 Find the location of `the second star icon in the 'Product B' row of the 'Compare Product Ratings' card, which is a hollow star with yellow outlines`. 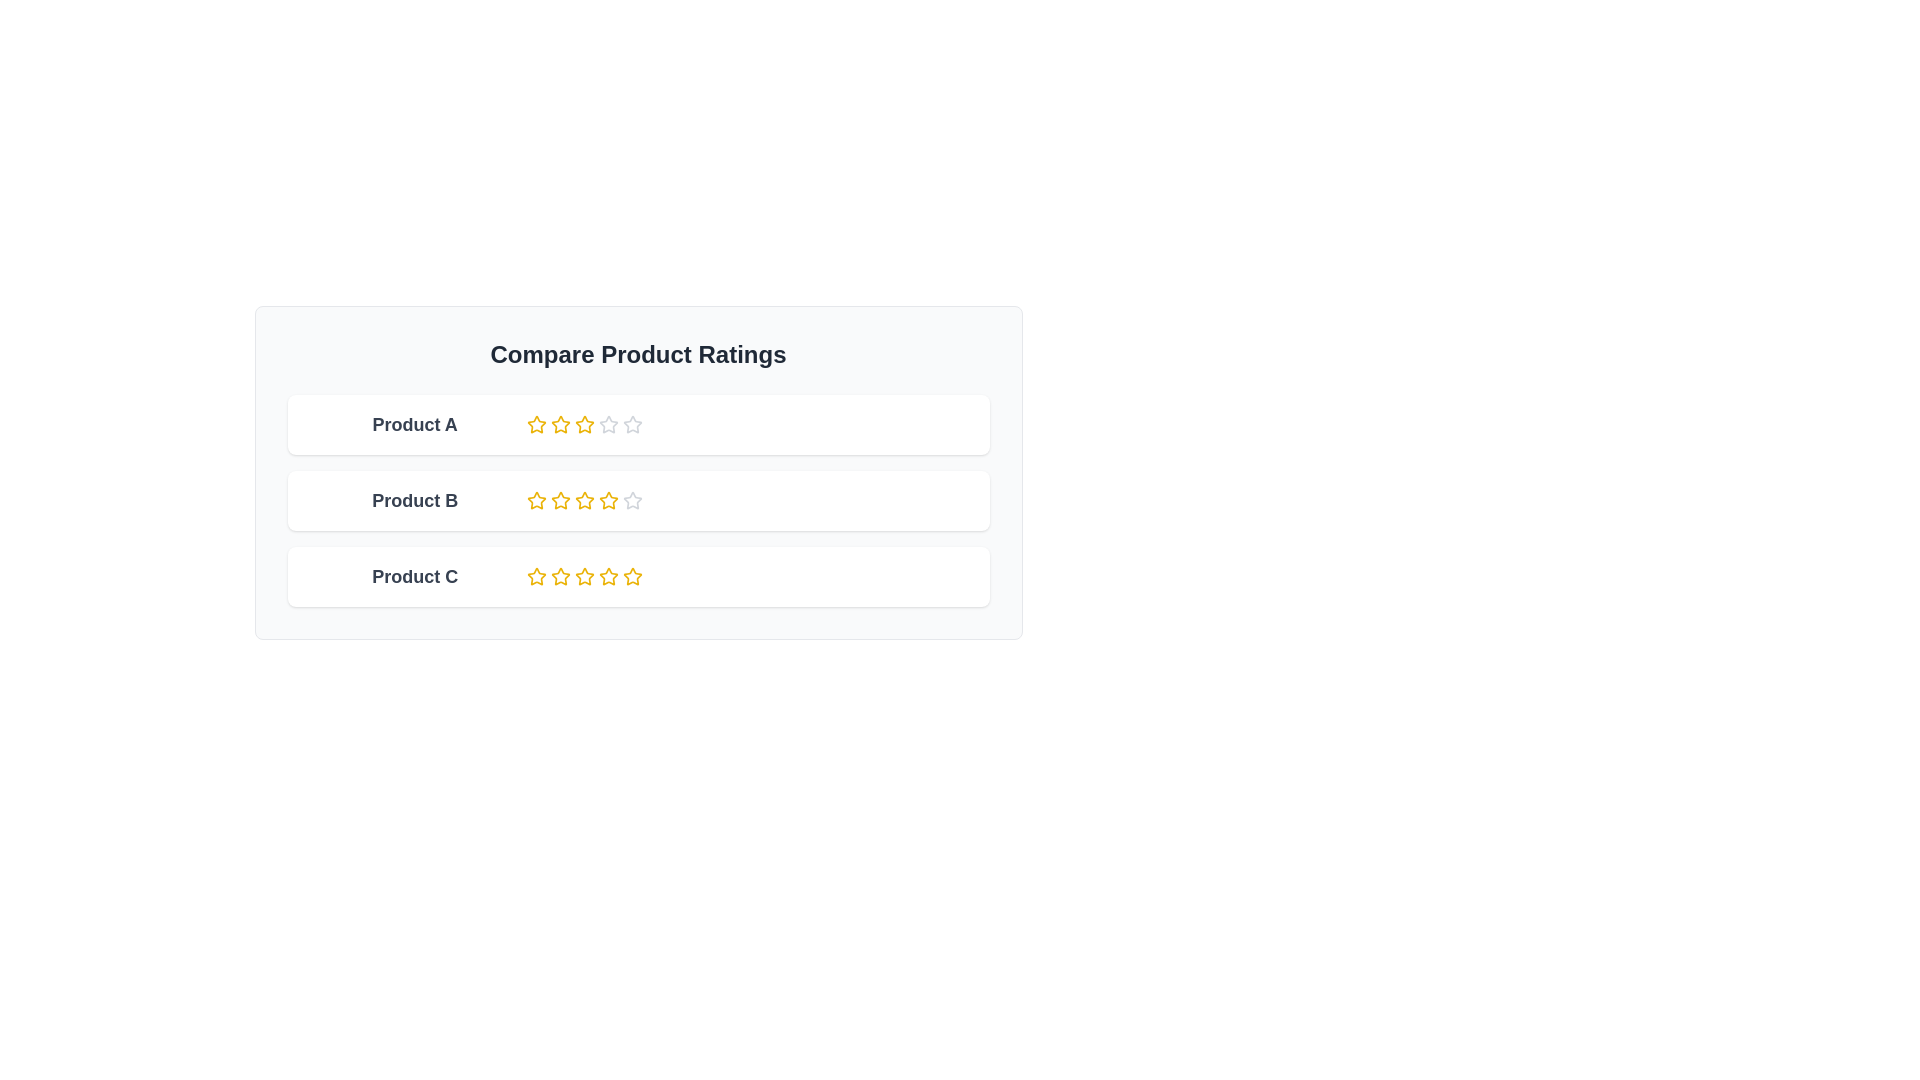

the second star icon in the 'Product B' row of the 'Compare Product Ratings' card, which is a hollow star with yellow outlines is located at coordinates (560, 500).